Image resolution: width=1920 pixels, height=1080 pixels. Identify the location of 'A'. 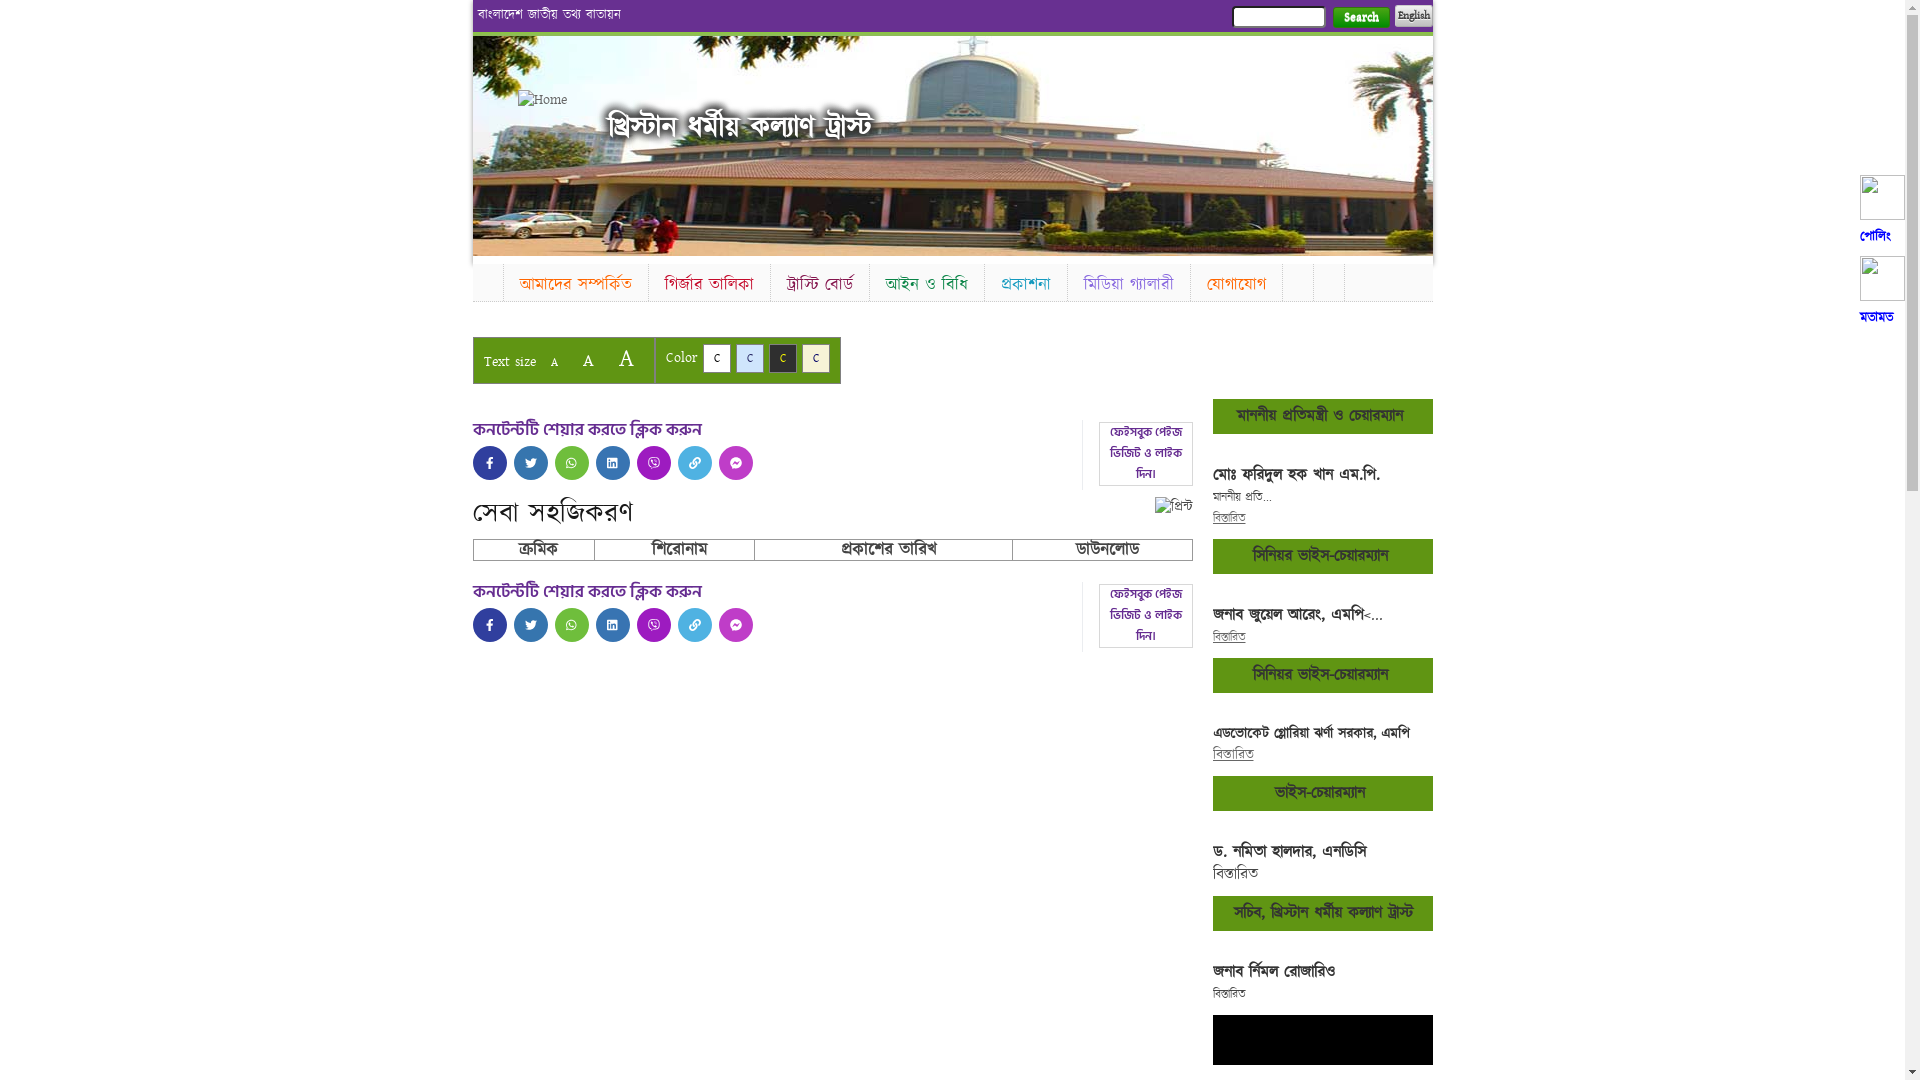
(624, 357).